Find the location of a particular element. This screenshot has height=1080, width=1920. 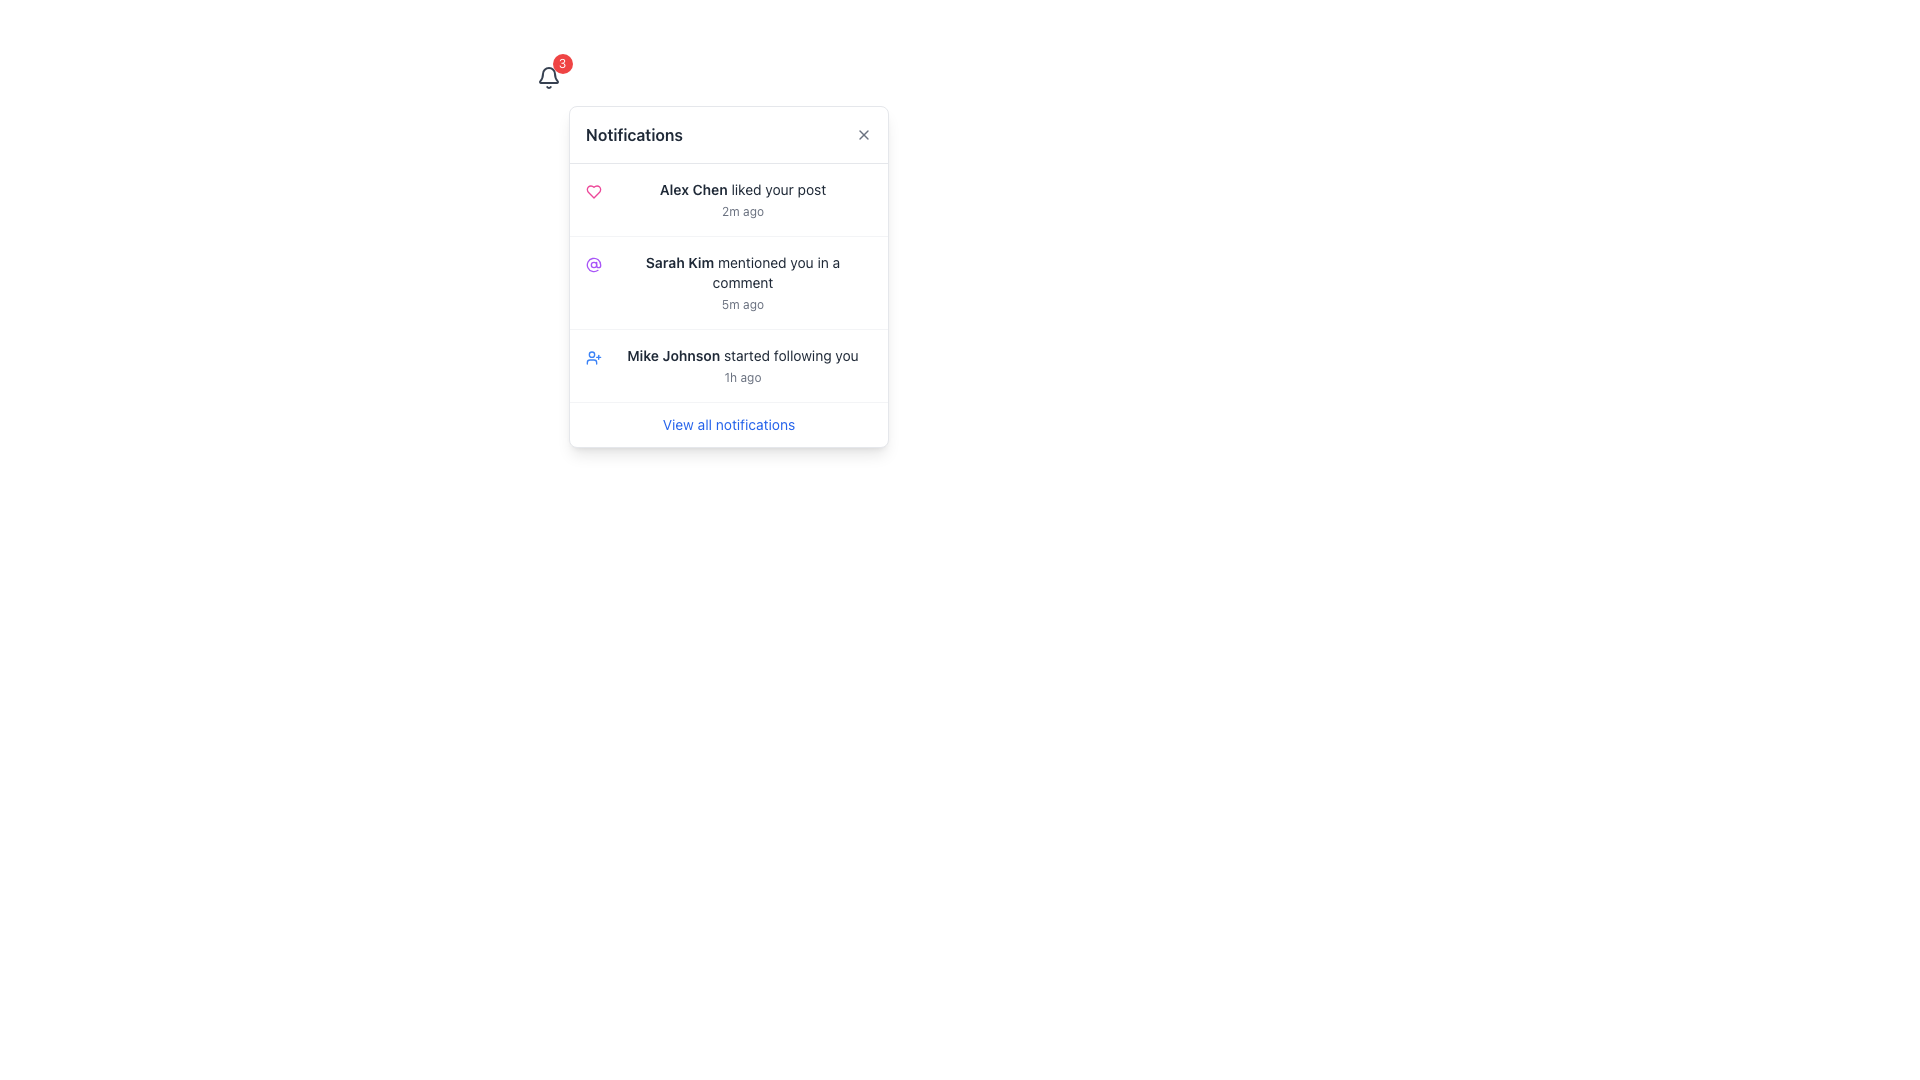

the dark thin-lined bell icon located in the top-right notifications section is located at coordinates (548, 76).